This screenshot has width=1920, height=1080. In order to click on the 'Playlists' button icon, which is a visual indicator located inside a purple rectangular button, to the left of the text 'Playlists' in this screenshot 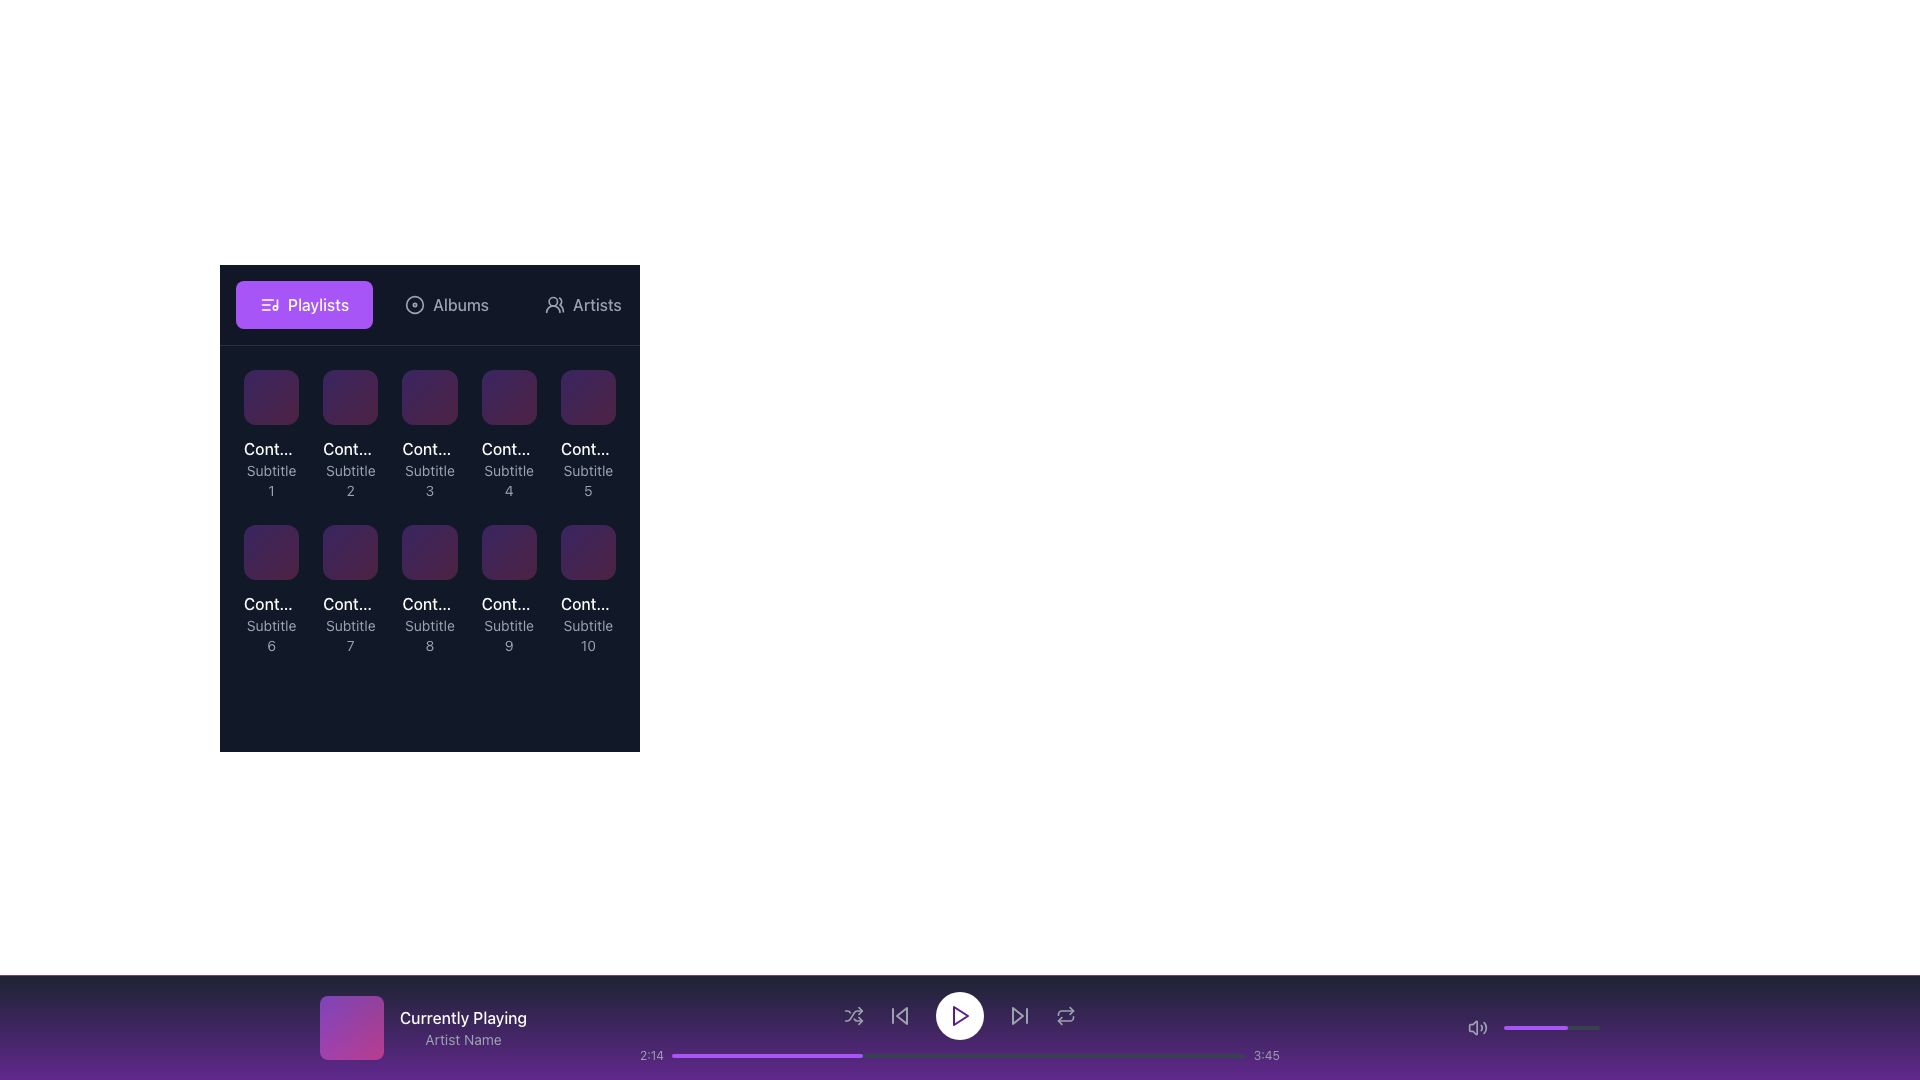, I will do `click(268, 304)`.